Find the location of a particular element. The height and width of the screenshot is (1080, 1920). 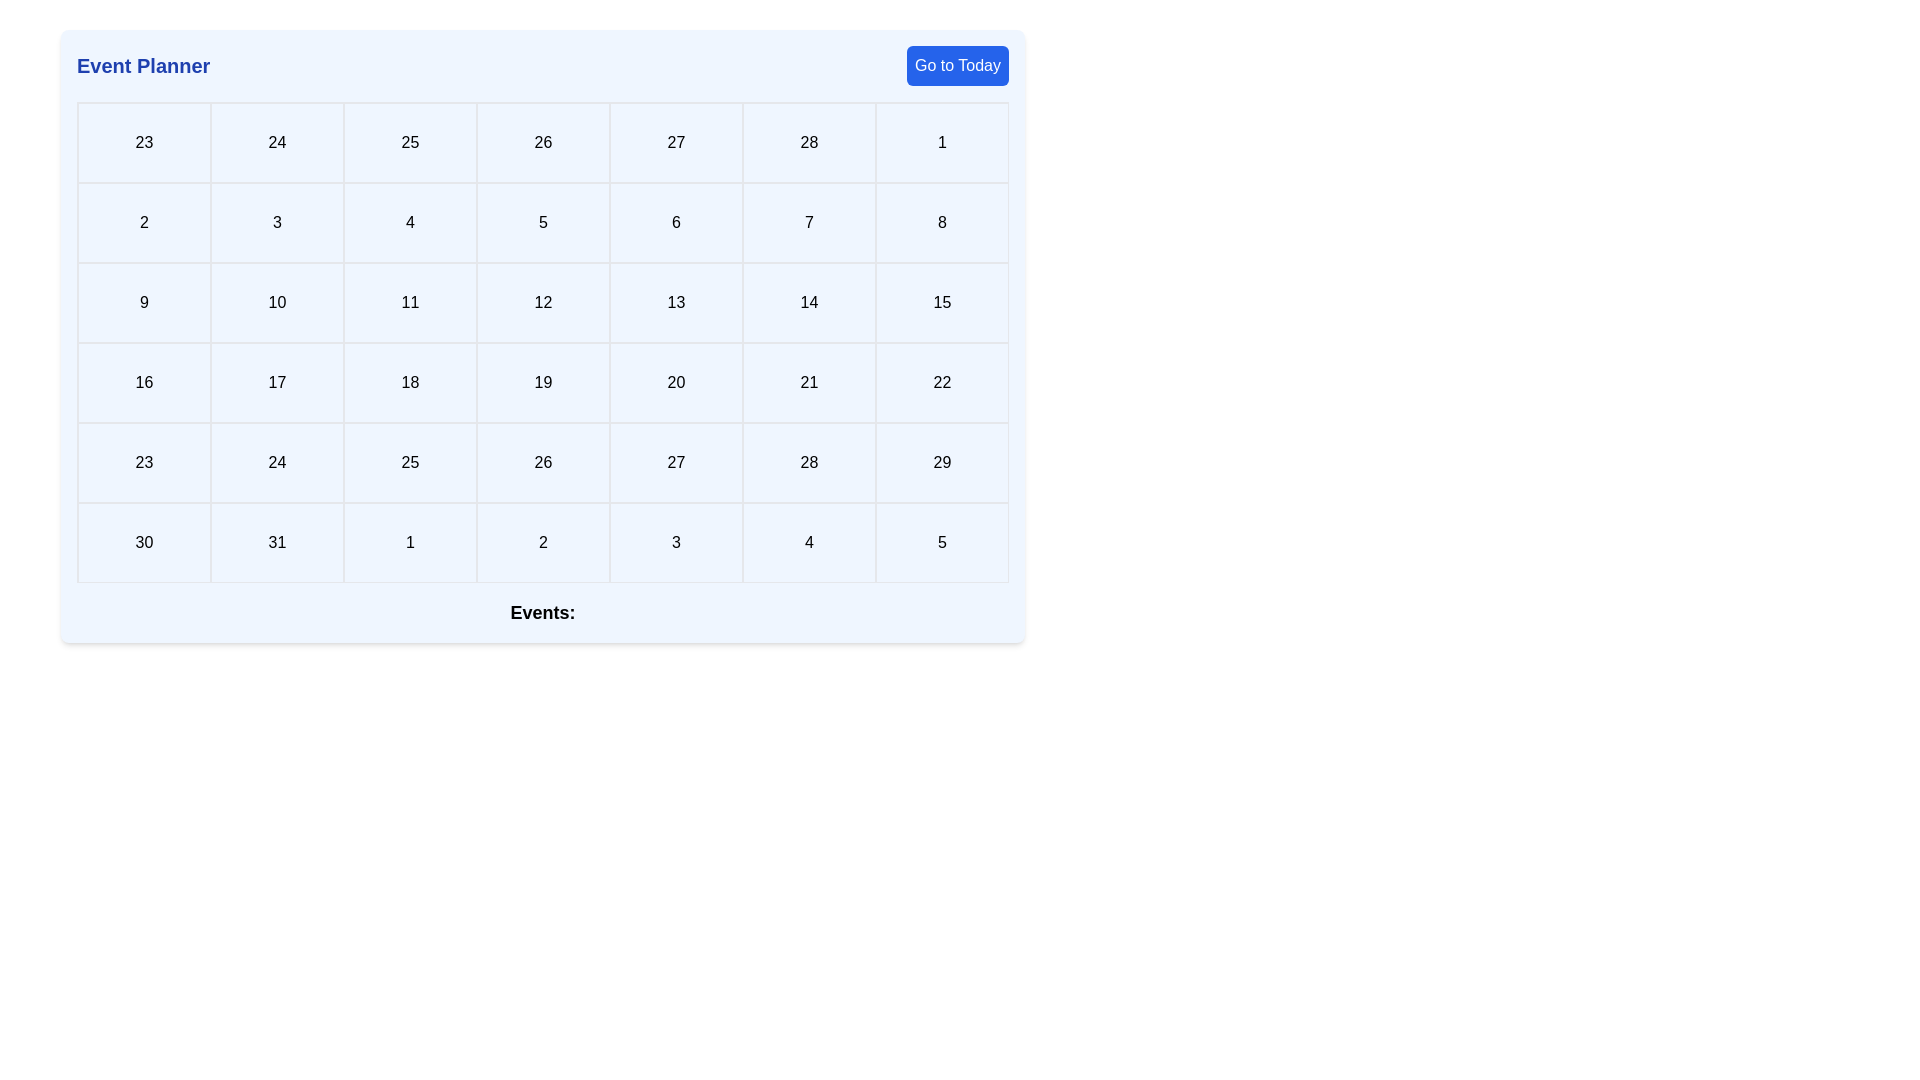

the button representing the 25th day in the calendar interface, which is located as the third box in the first row of a 7-column grid is located at coordinates (409, 141).